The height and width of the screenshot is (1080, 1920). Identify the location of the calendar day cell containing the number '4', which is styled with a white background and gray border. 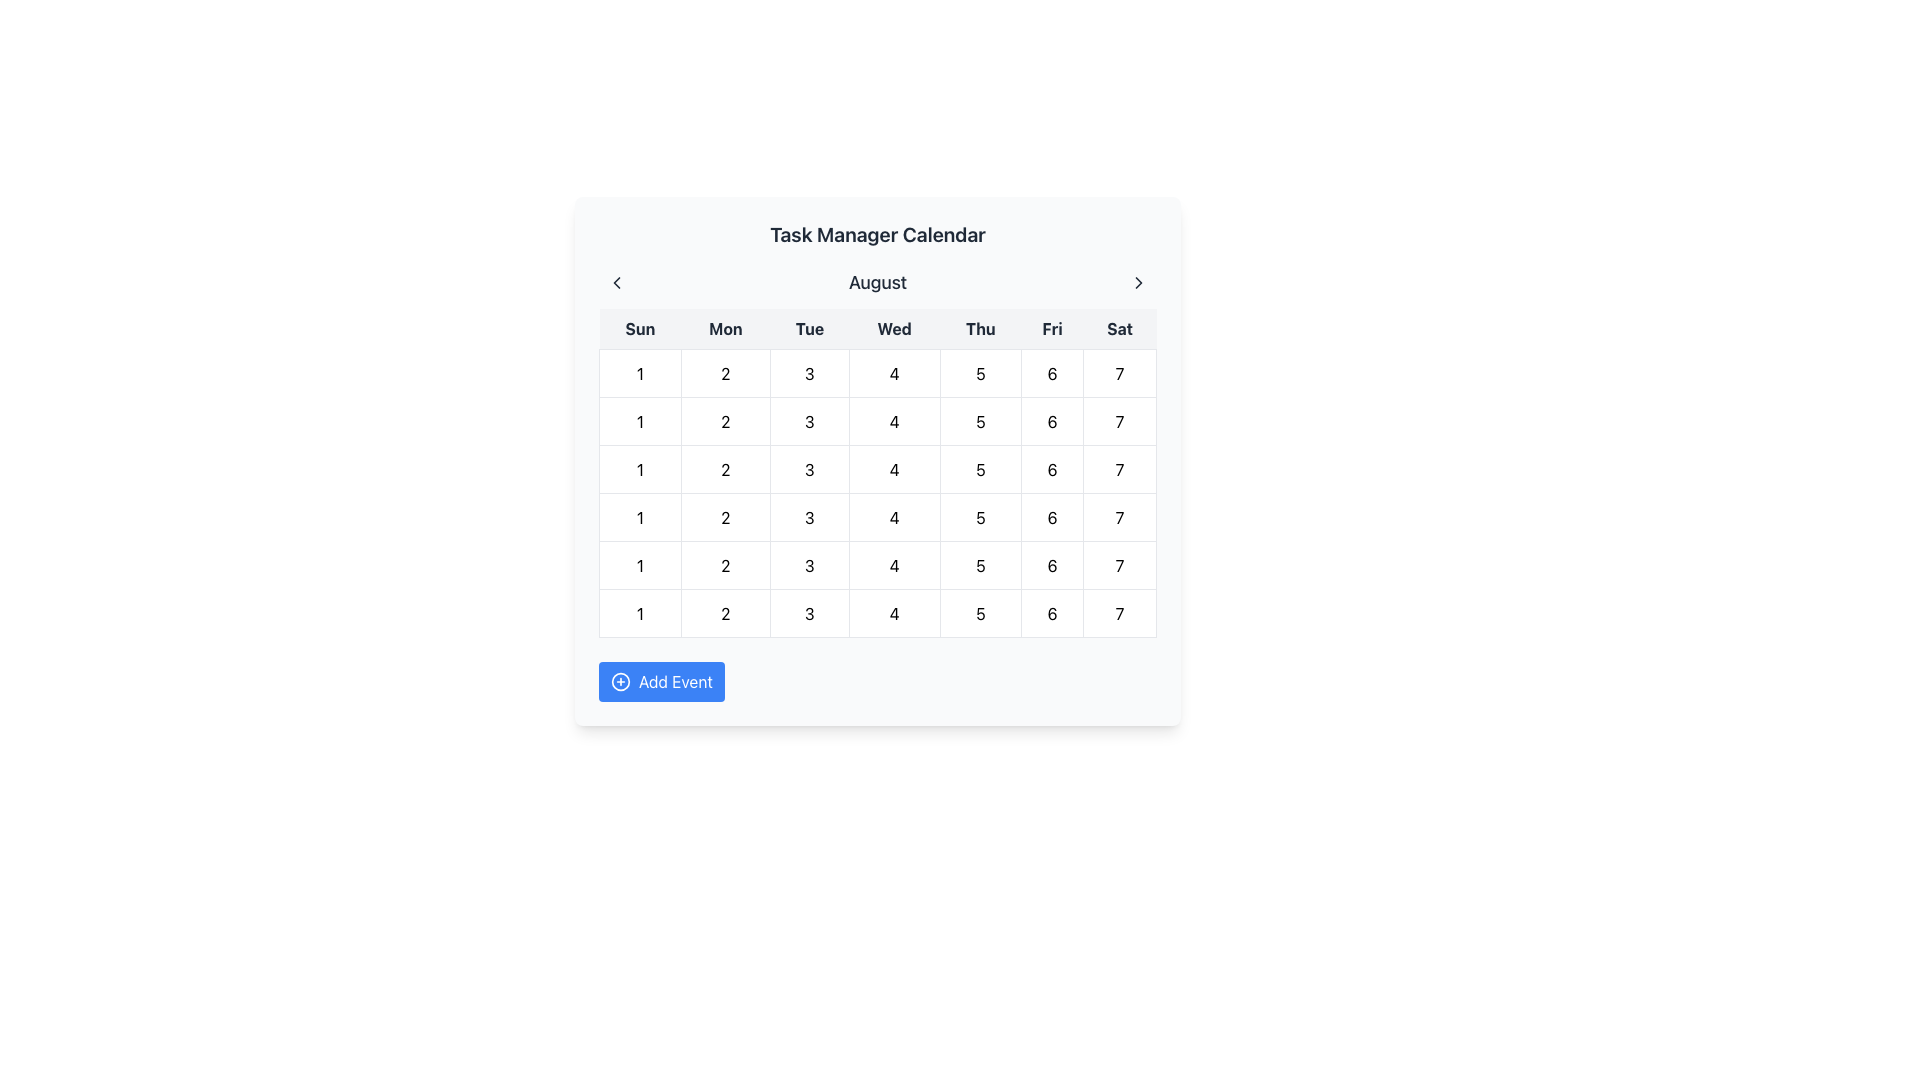
(878, 612).